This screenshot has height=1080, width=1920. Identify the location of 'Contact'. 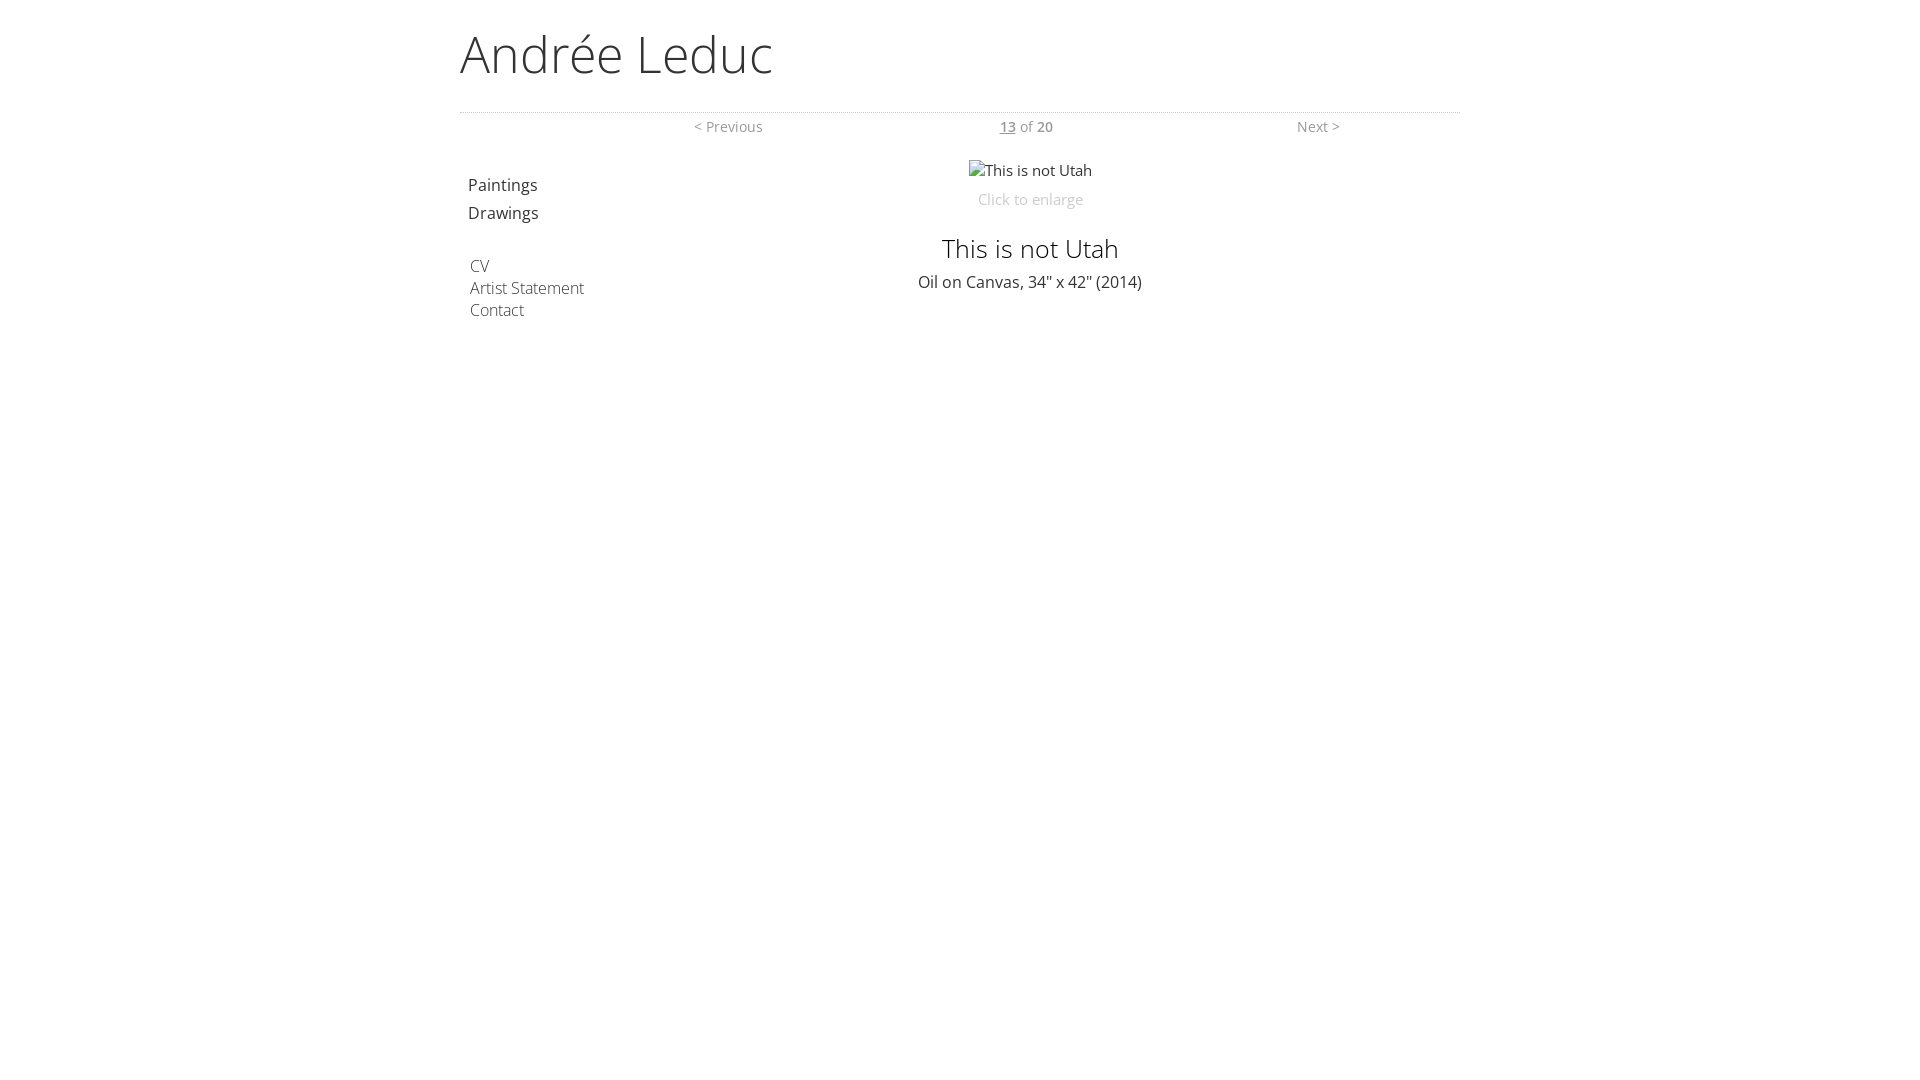
(469, 309).